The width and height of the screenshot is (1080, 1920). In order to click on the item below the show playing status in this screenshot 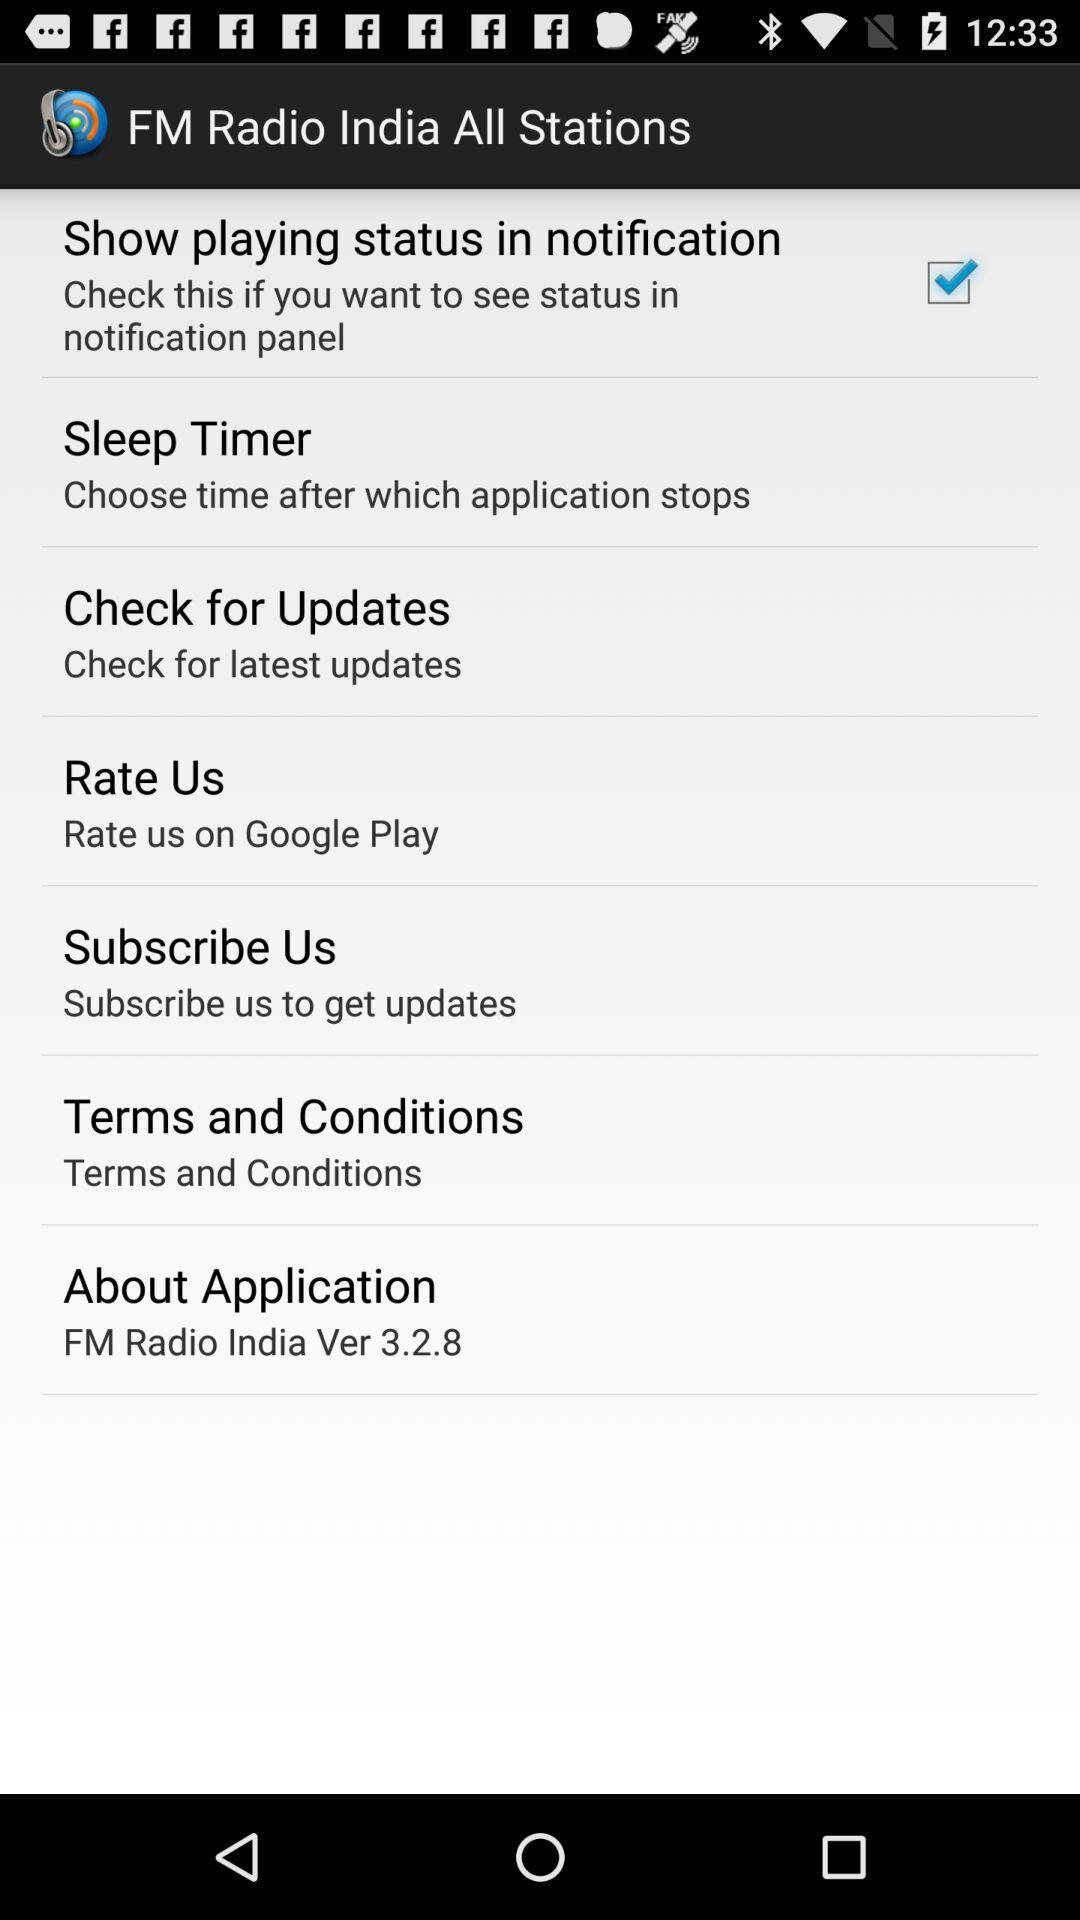, I will do `click(463, 313)`.